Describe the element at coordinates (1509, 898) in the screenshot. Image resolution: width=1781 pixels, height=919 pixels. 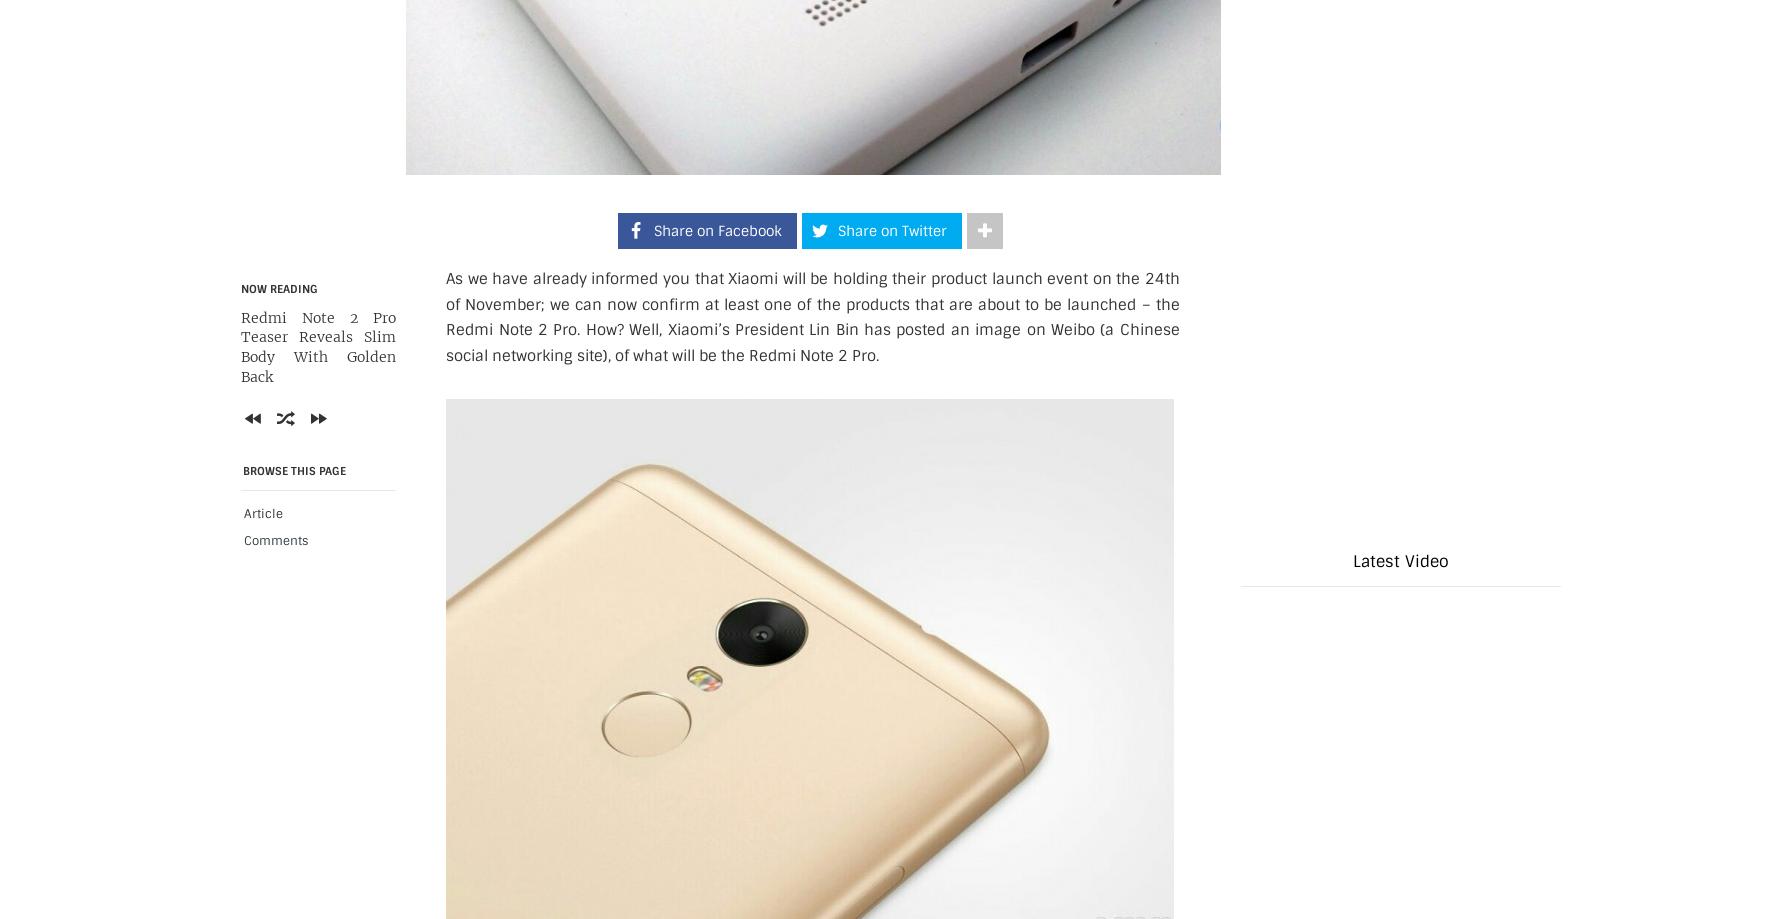
I see `'Next'` at that location.